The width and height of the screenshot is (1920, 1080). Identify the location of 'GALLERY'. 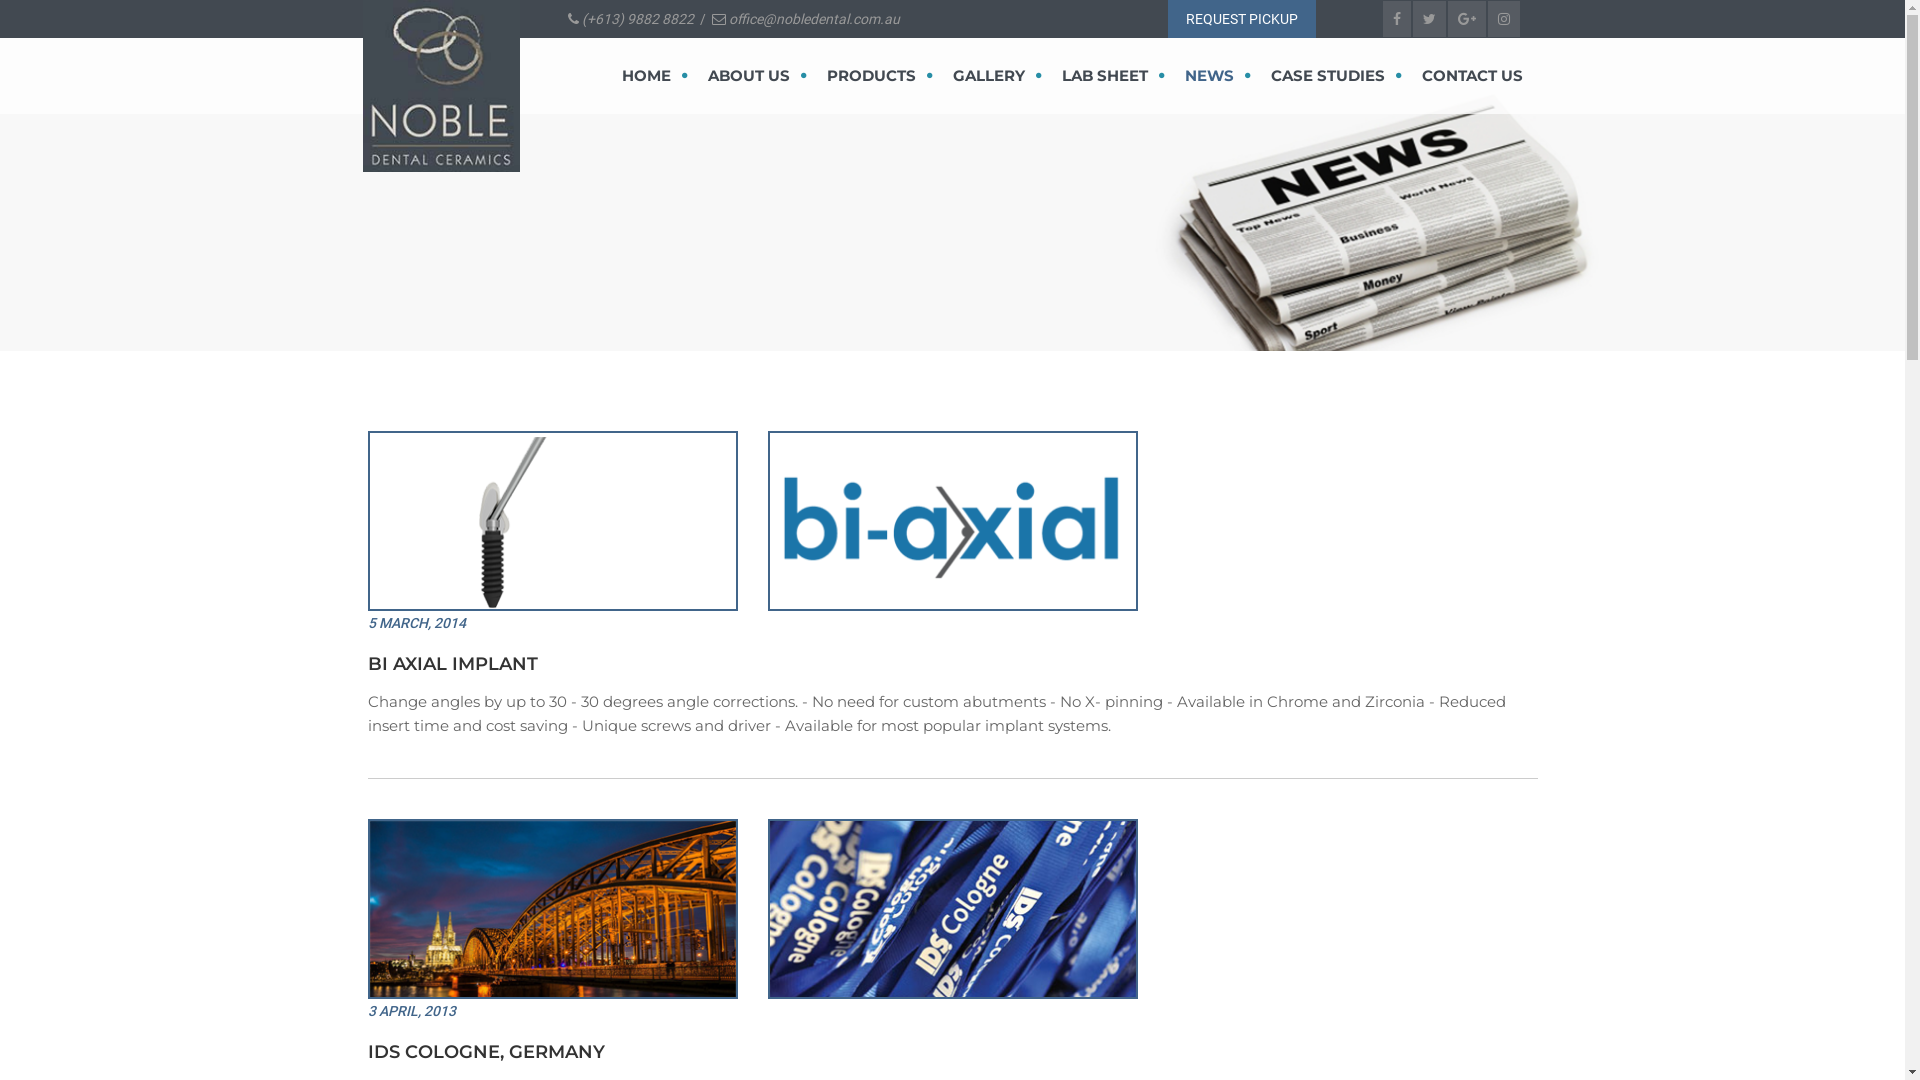
(996, 75).